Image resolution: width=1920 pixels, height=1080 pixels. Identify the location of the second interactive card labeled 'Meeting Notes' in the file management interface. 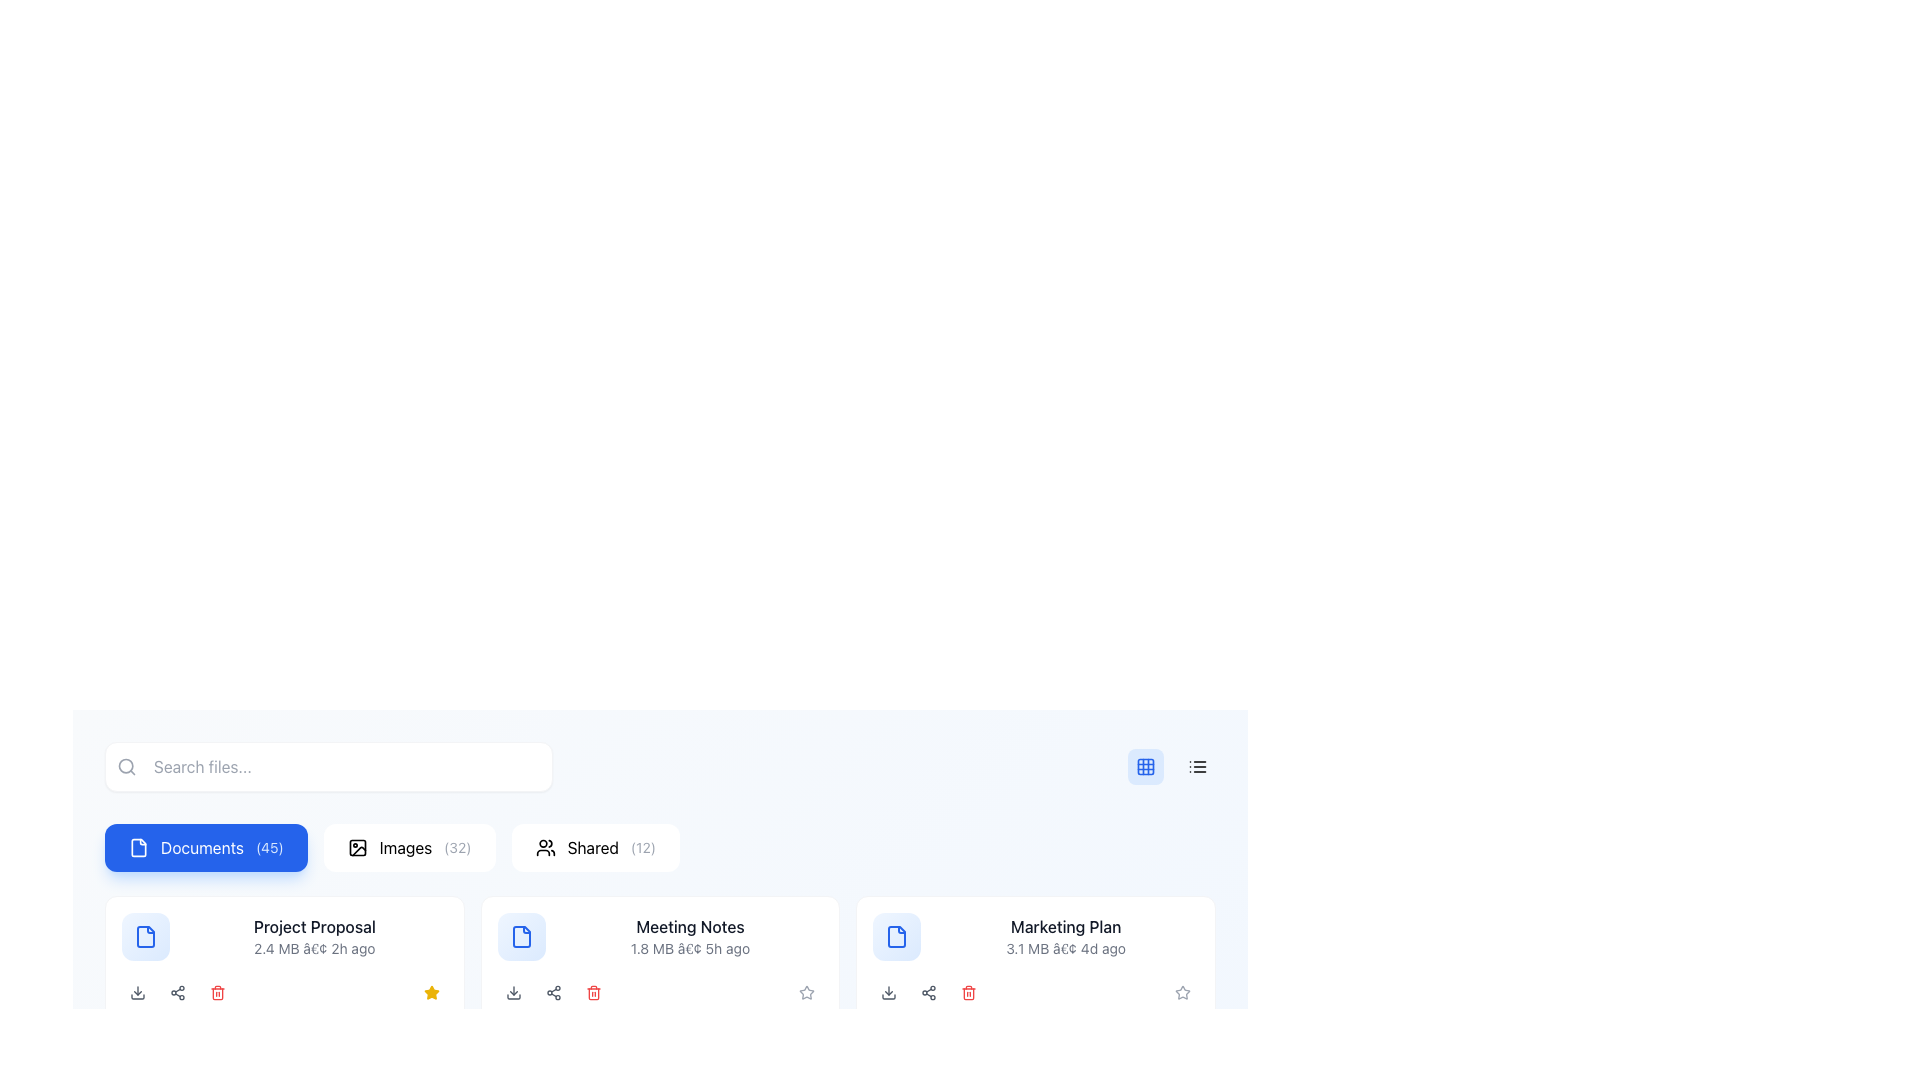
(660, 959).